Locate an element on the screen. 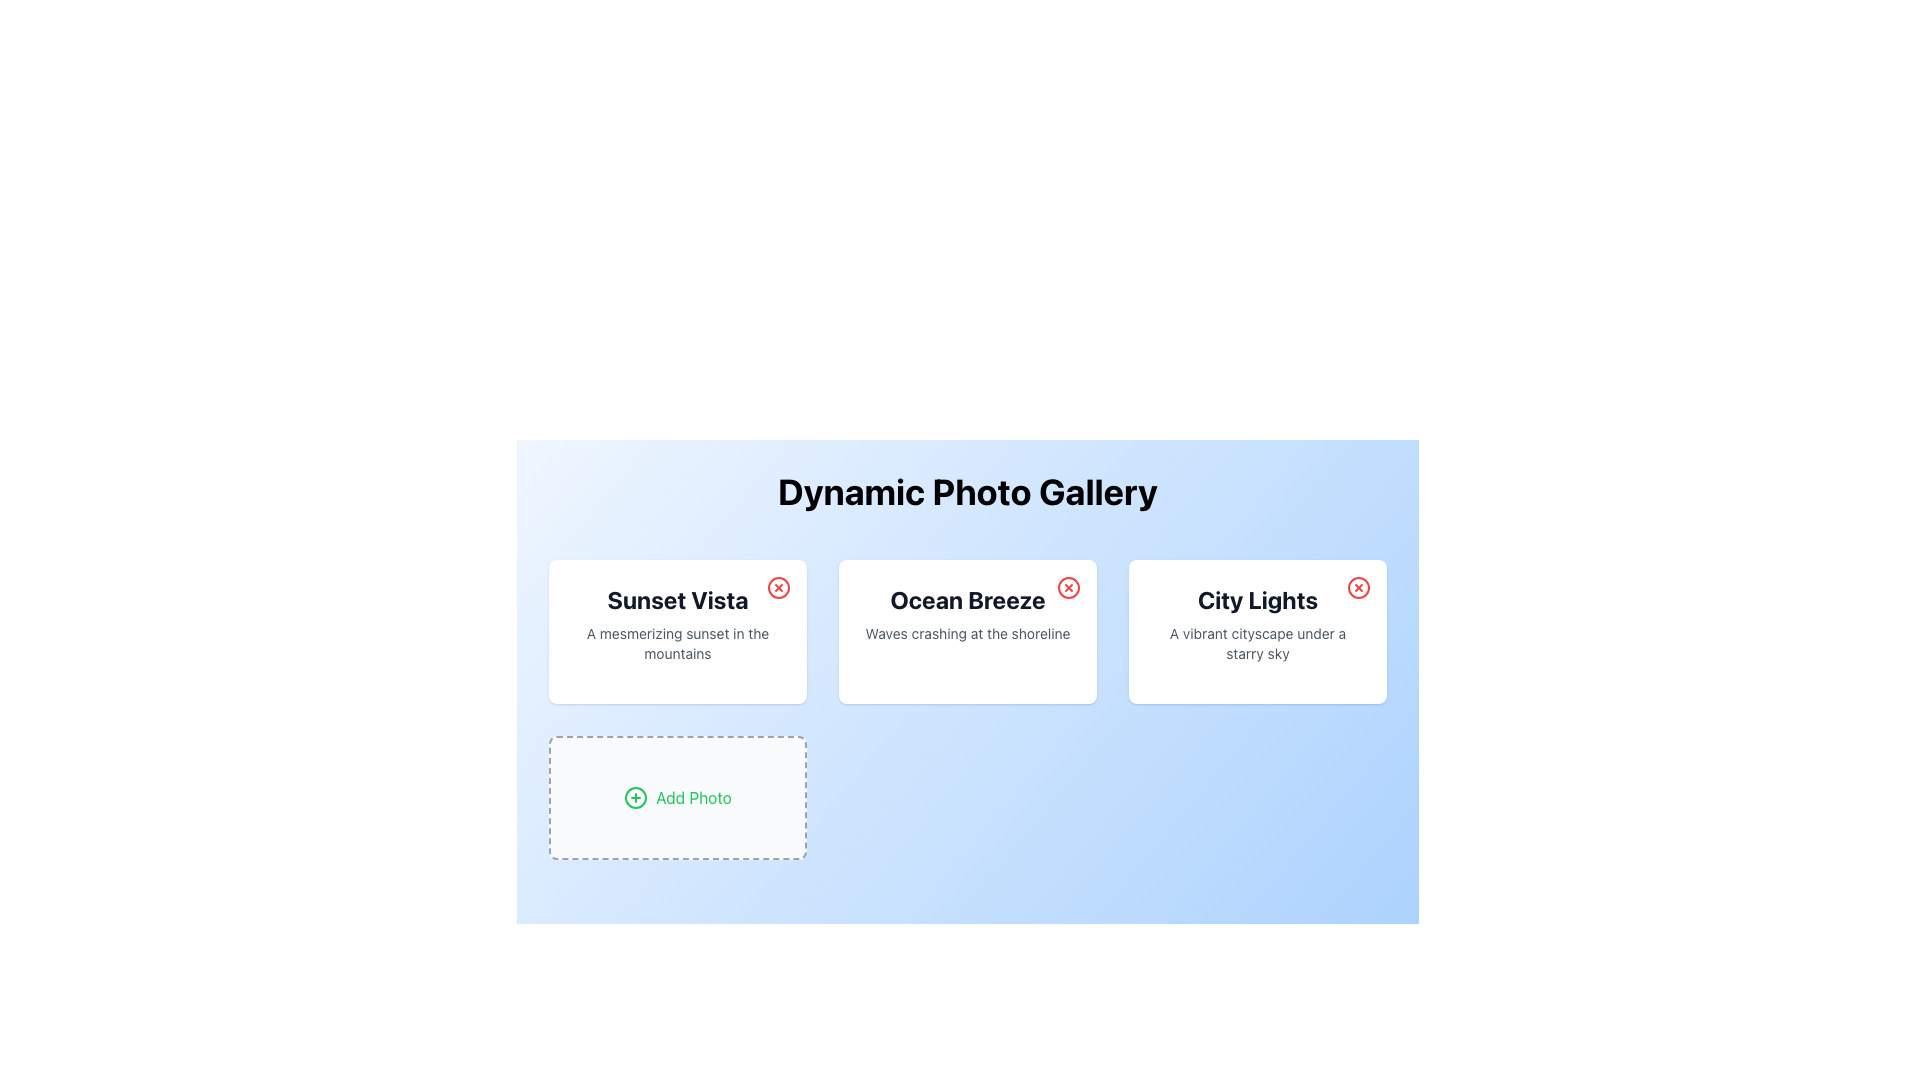 This screenshot has width=1920, height=1080. the bold, large-sized text label 'Ocean Breeze' which is centrally aligned in the middle card of a horizontally arranged group of three cards is located at coordinates (968, 599).